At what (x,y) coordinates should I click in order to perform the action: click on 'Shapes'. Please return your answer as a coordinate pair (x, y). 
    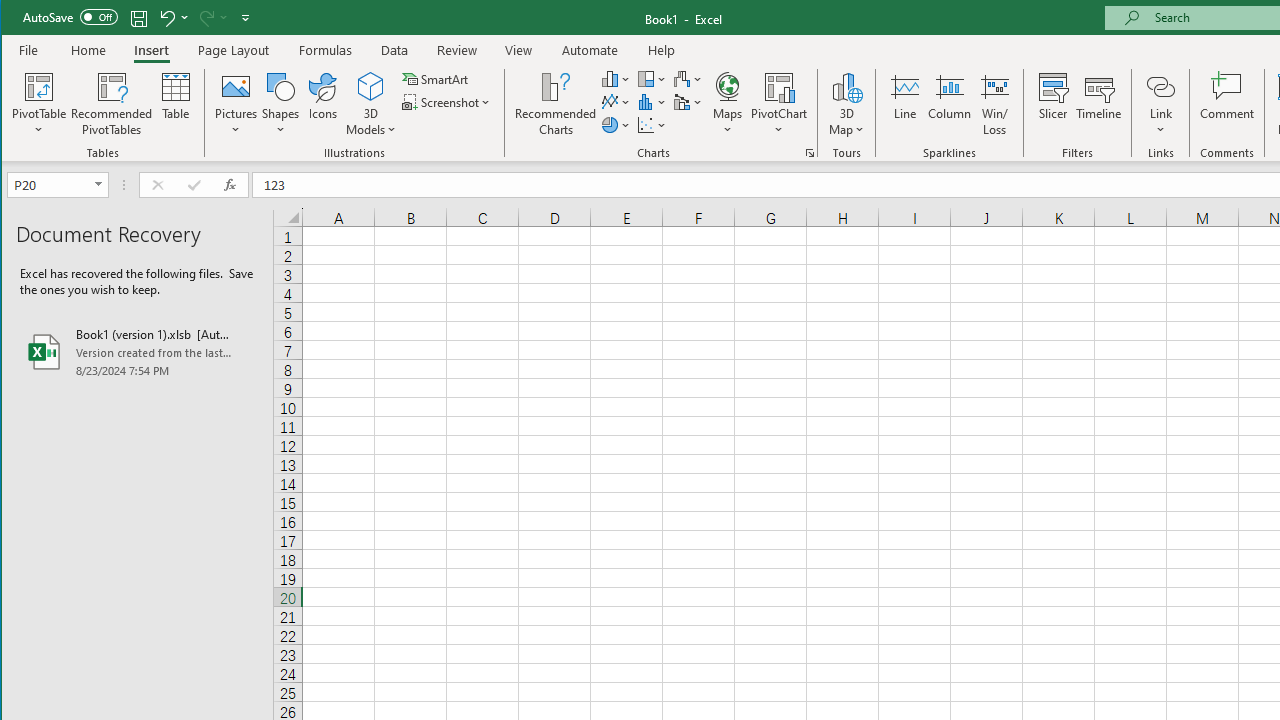
    Looking at the image, I should click on (279, 104).